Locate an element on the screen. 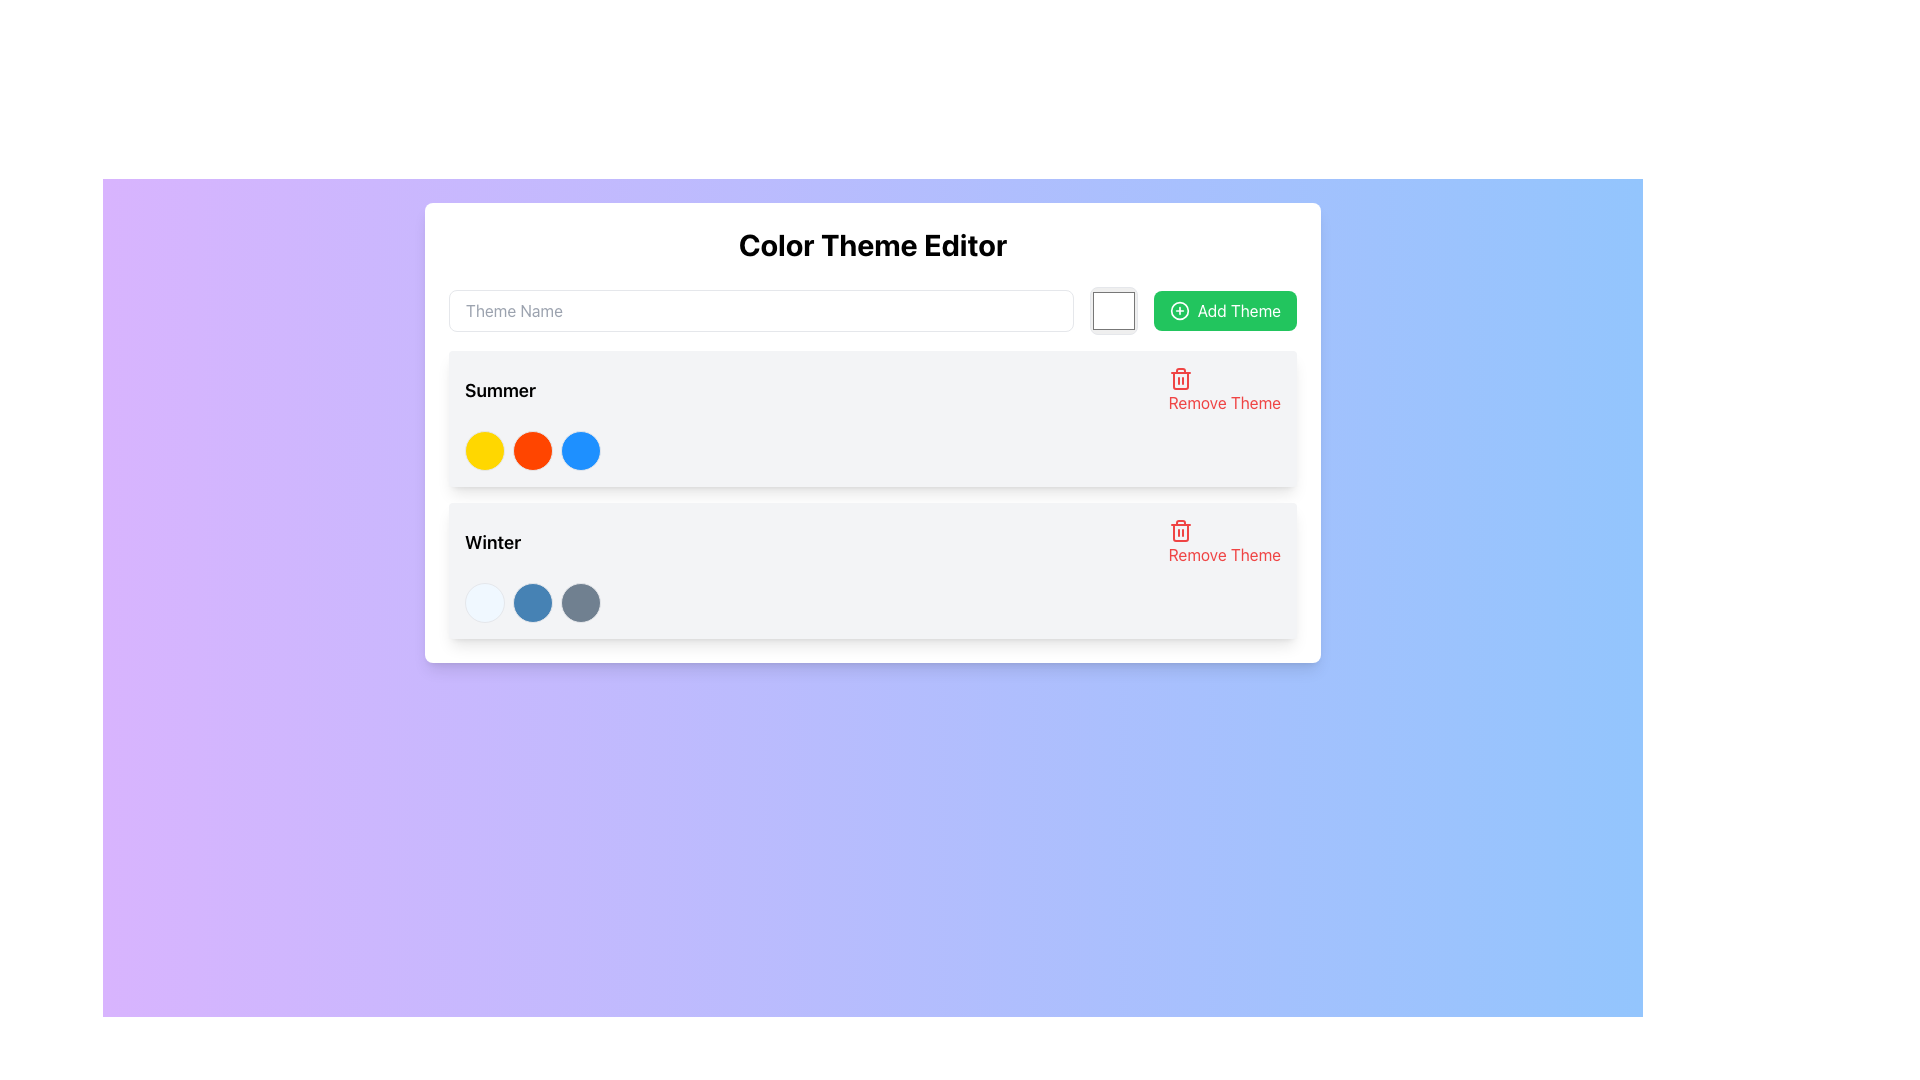 The image size is (1920, 1080). the red trash bin icon located next to the 'Remove Theme' text is located at coordinates (1180, 530).